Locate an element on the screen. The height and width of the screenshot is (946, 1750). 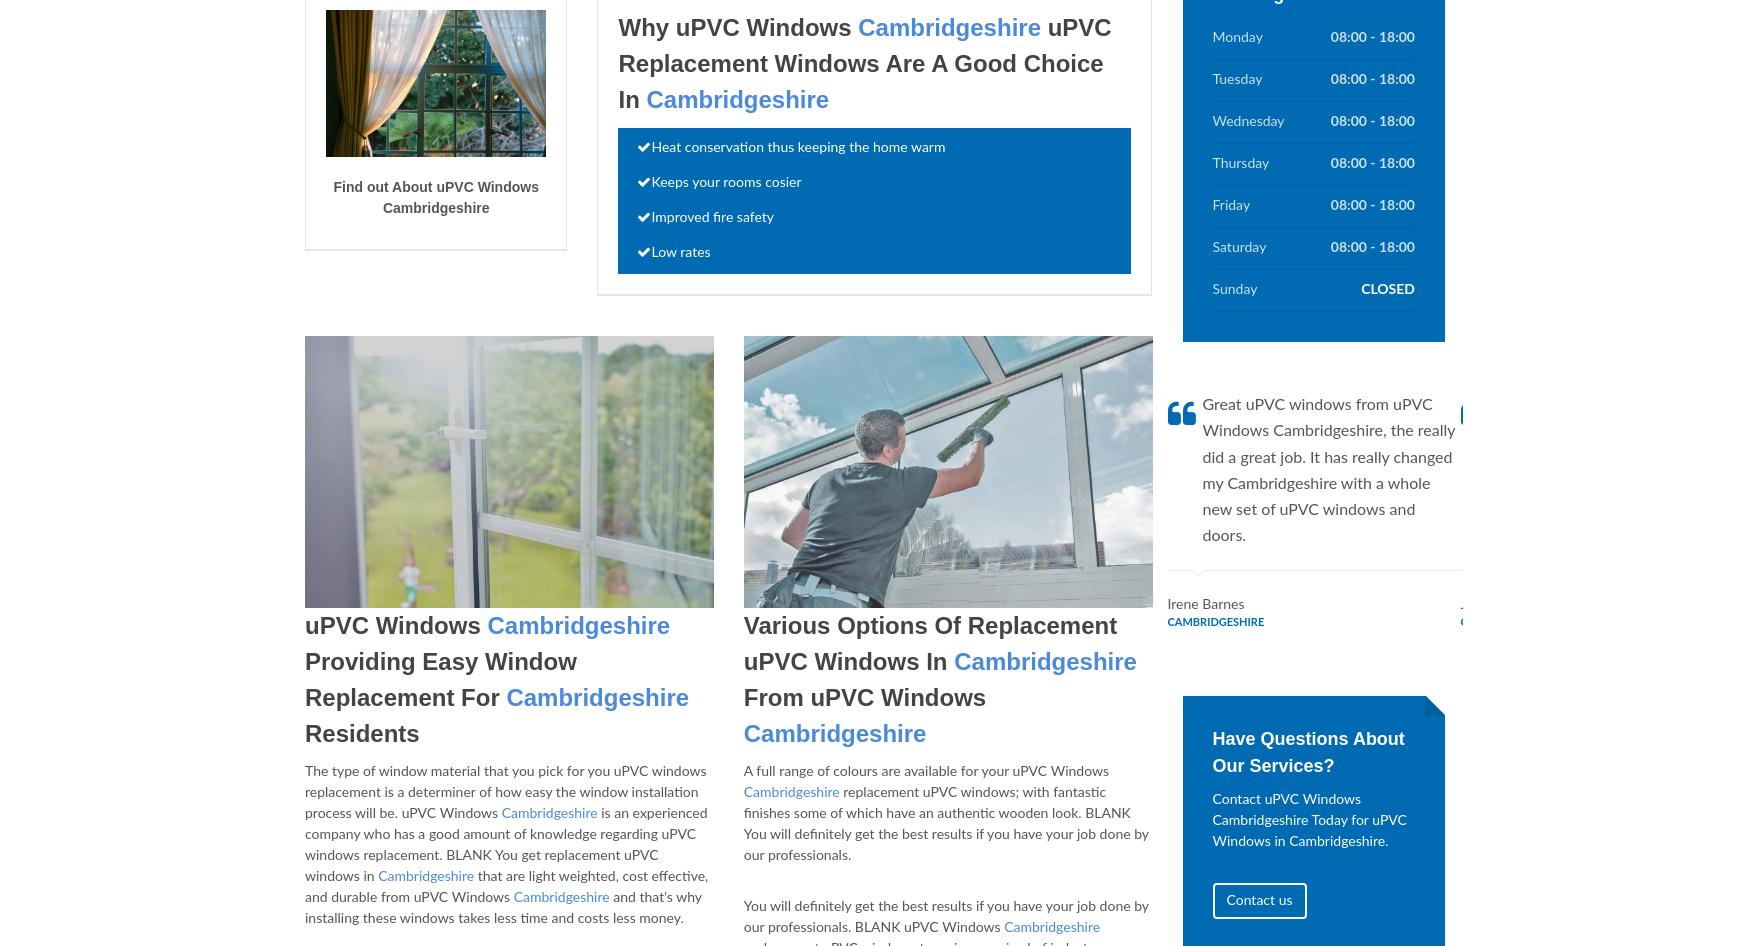
'From uPVC Windows' is located at coordinates (864, 697).